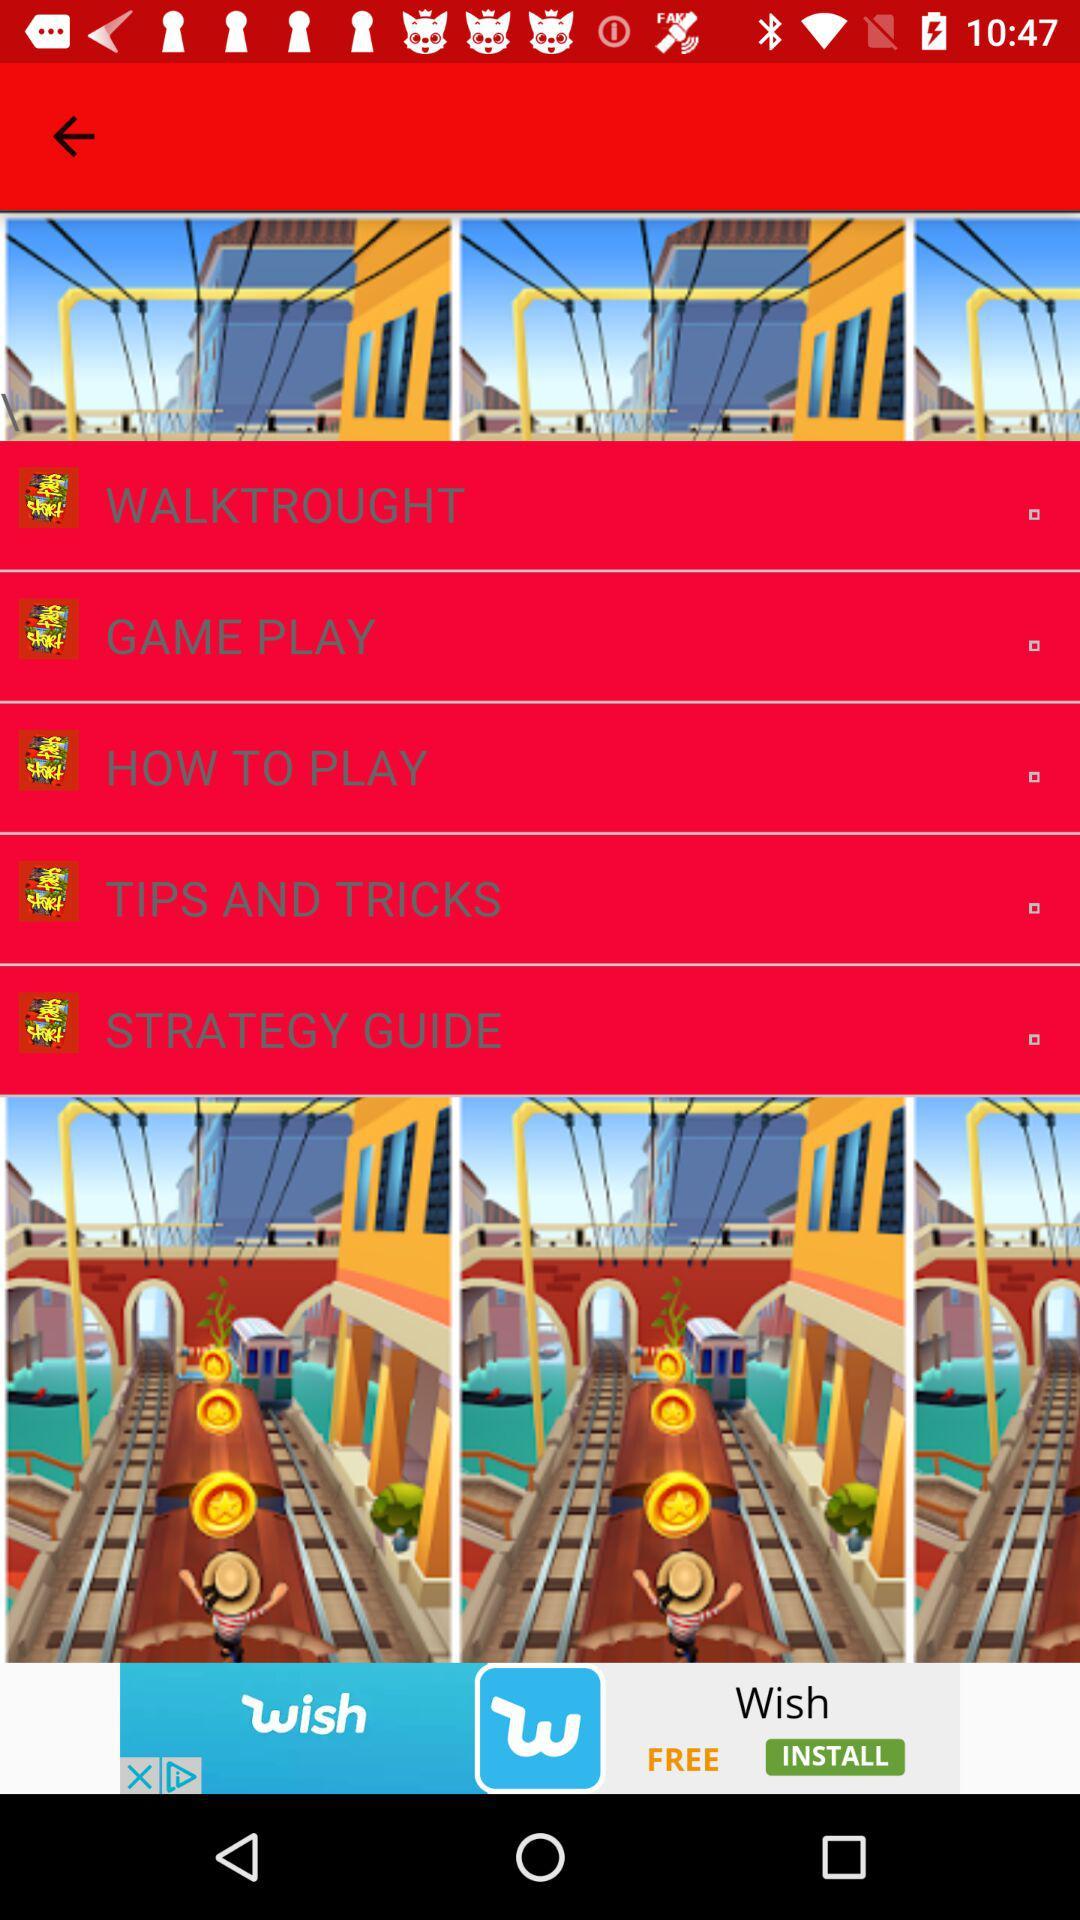  Describe the element at coordinates (540, 1727) in the screenshot. I see `advertisement` at that location.